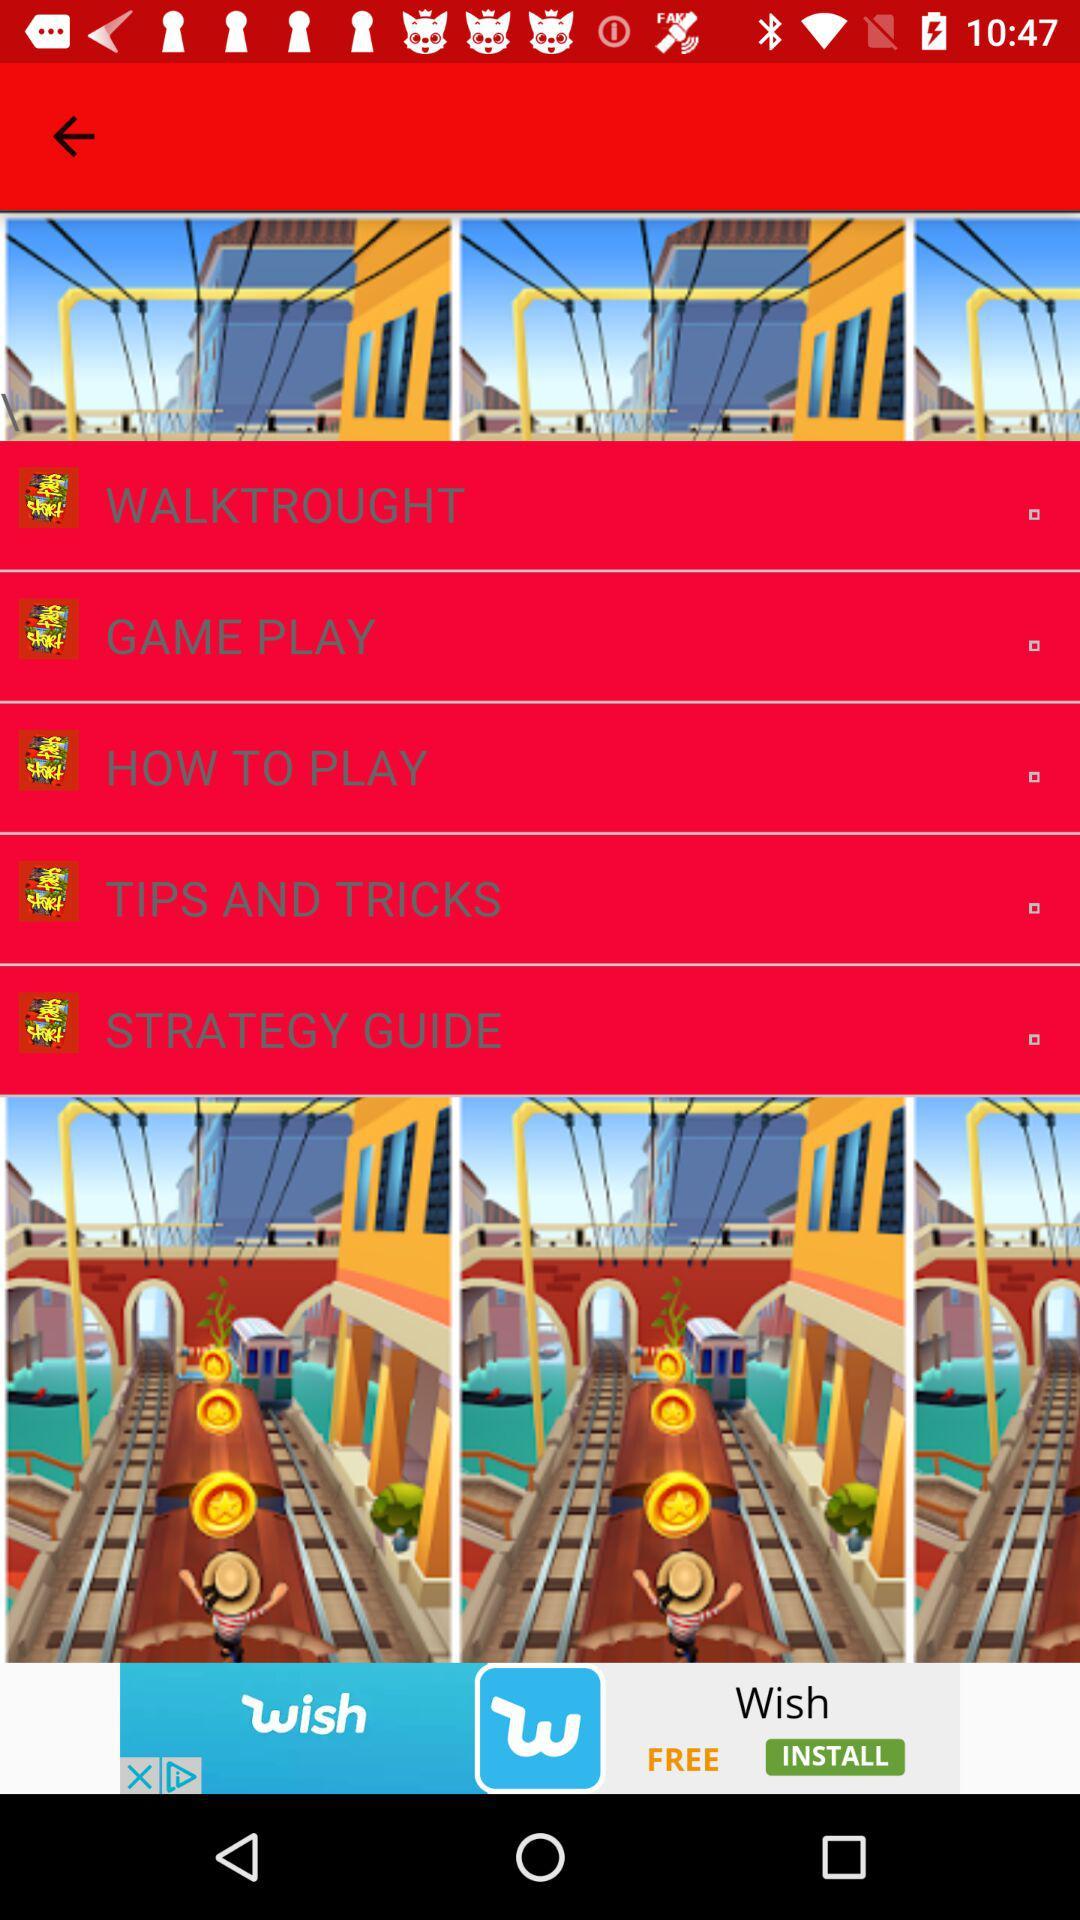  Describe the element at coordinates (540, 1727) in the screenshot. I see `advertisement` at that location.